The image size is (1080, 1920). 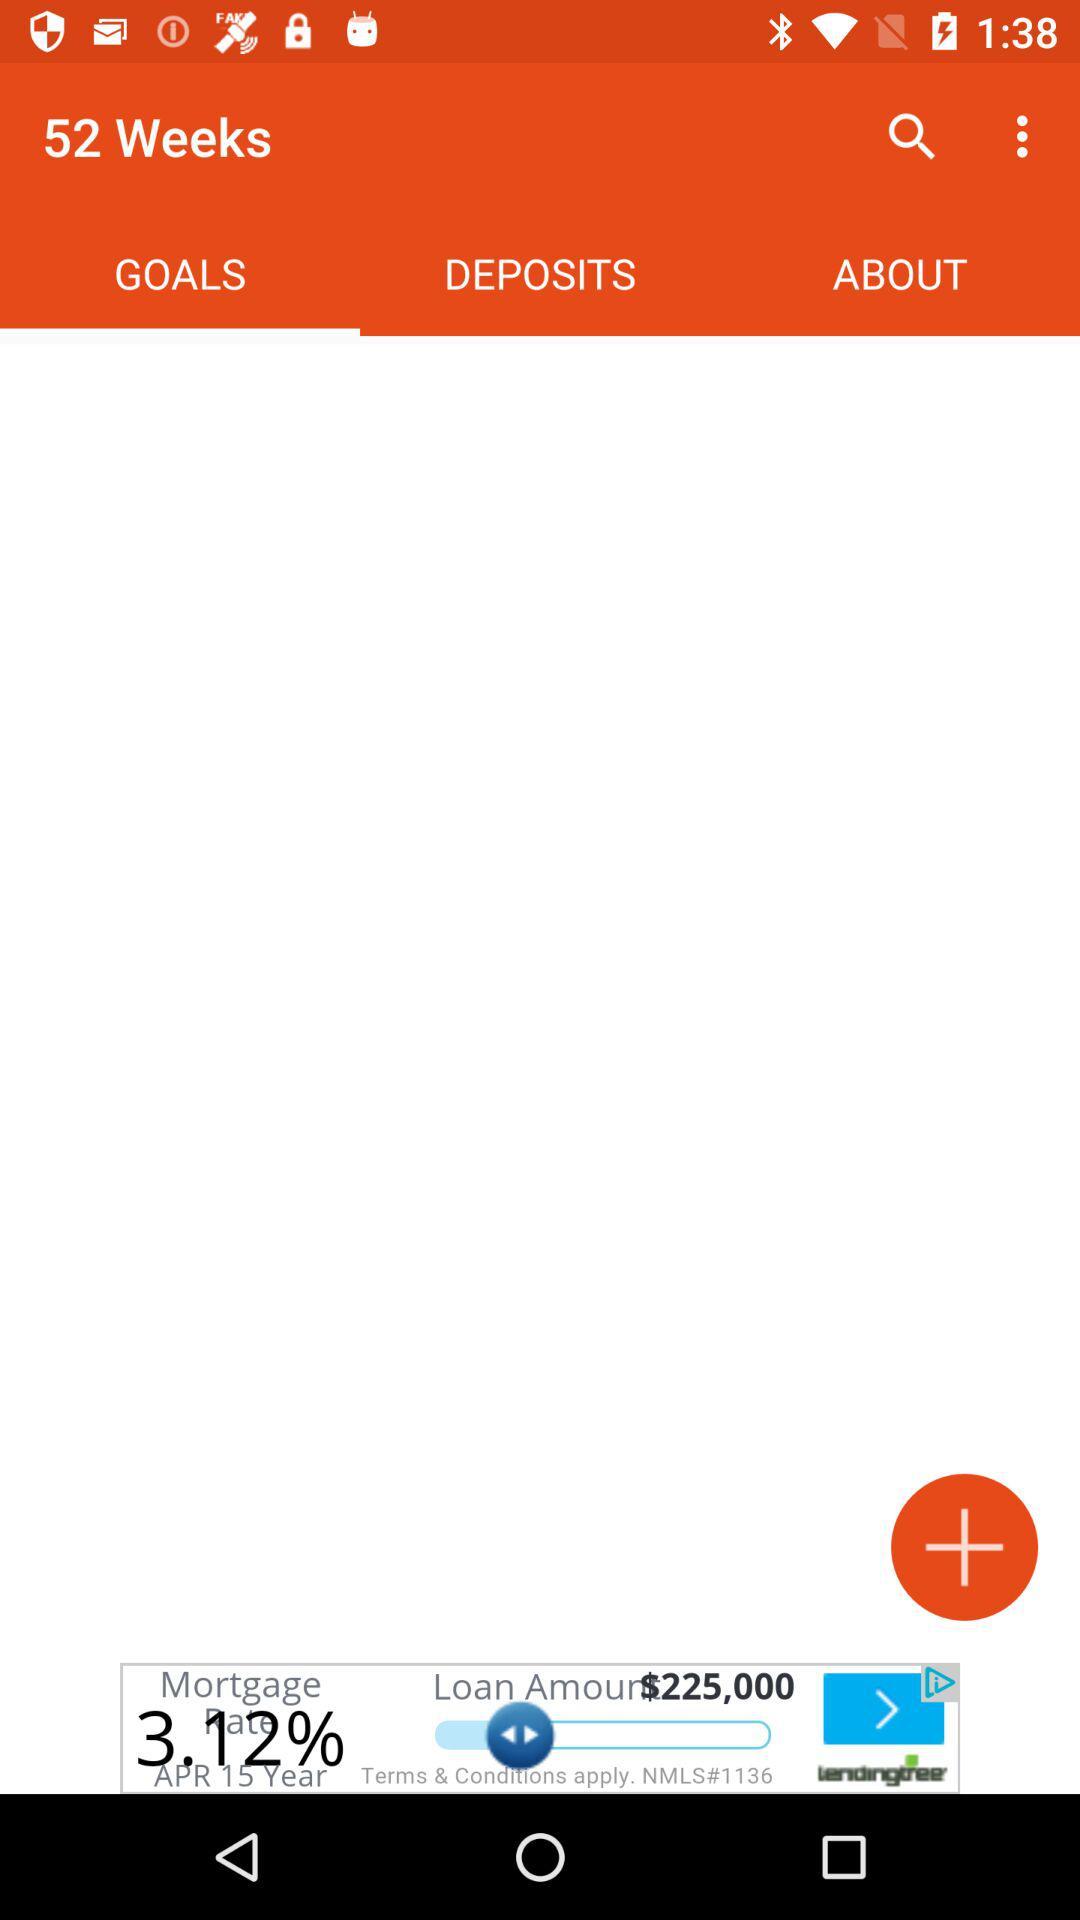 I want to click on goal, so click(x=963, y=1546).